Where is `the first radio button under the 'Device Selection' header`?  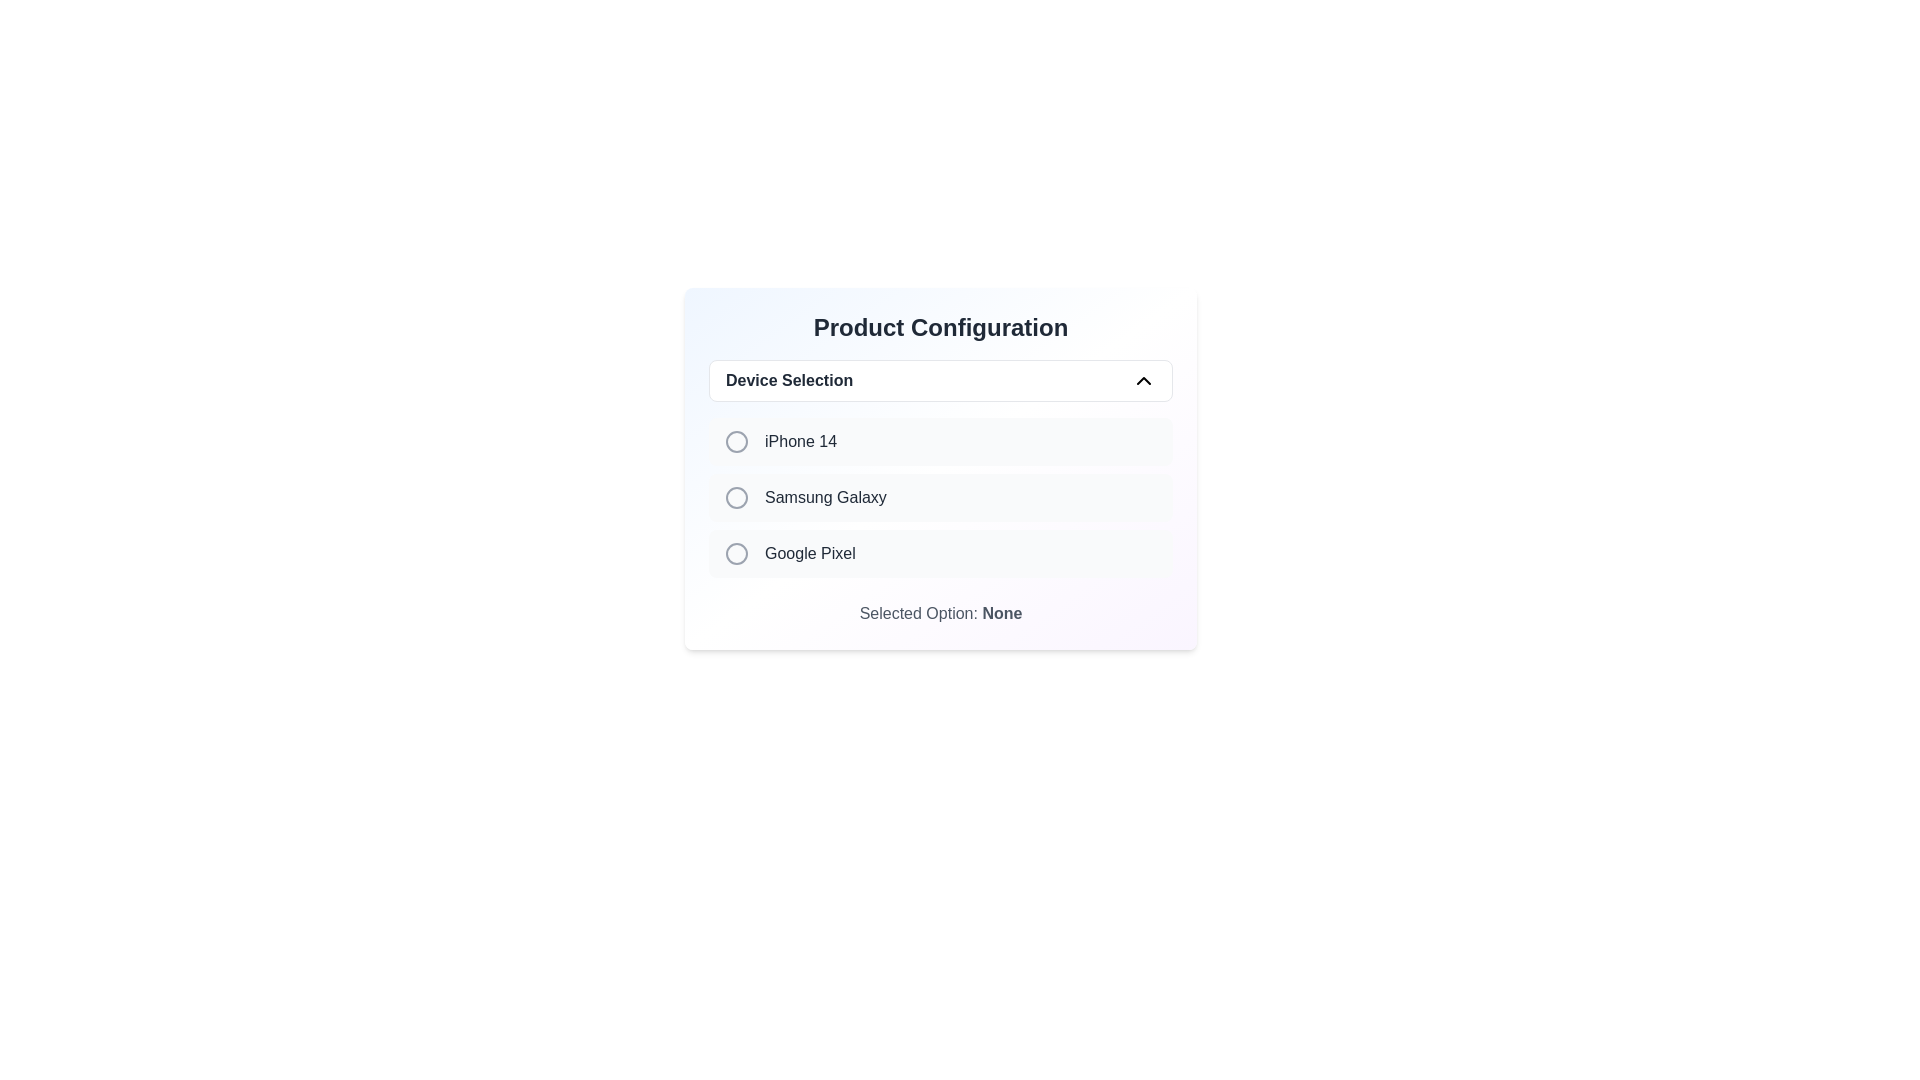 the first radio button under the 'Device Selection' header is located at coordinates (736, 441).